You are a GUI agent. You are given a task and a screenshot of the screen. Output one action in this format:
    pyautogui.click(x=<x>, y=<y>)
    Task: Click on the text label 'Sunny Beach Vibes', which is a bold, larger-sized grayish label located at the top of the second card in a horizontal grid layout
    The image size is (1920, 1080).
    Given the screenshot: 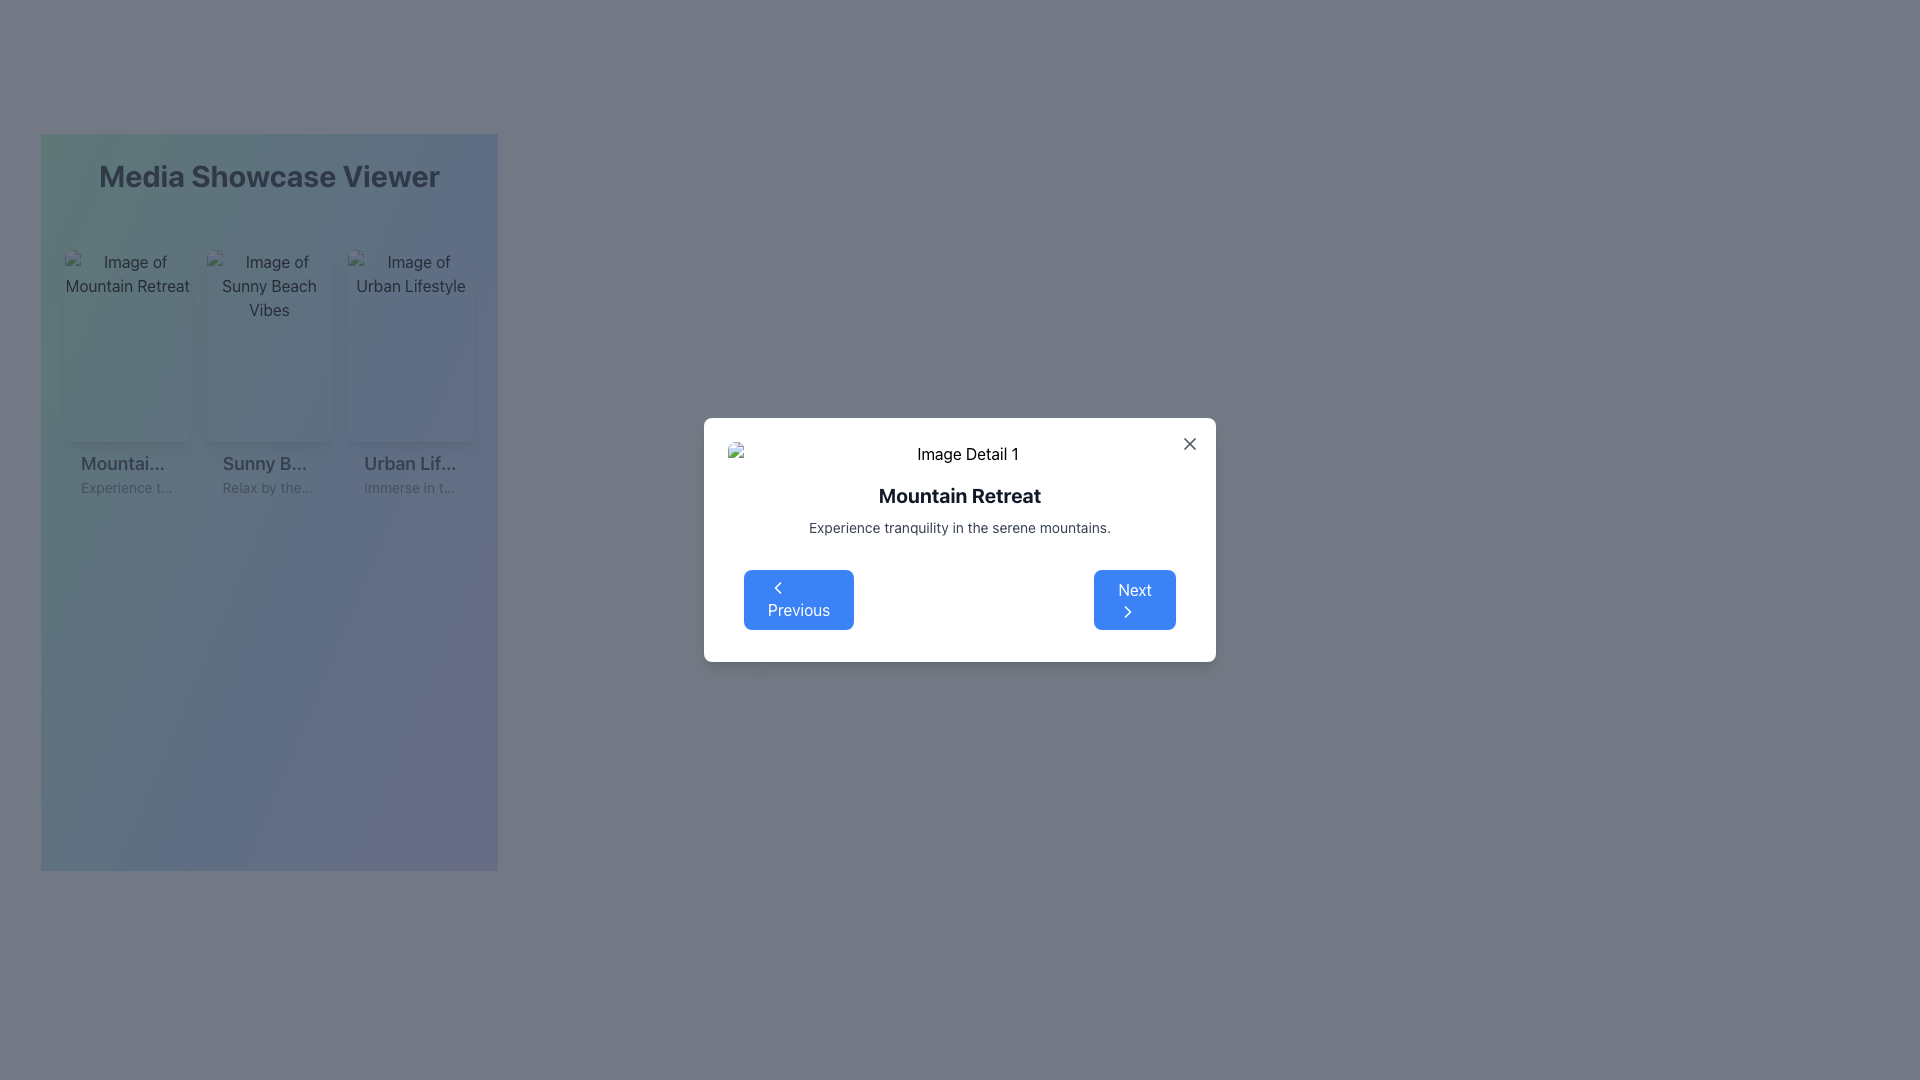 What is the action you would take?
    pyautogui.click(x=268, y=463)
    